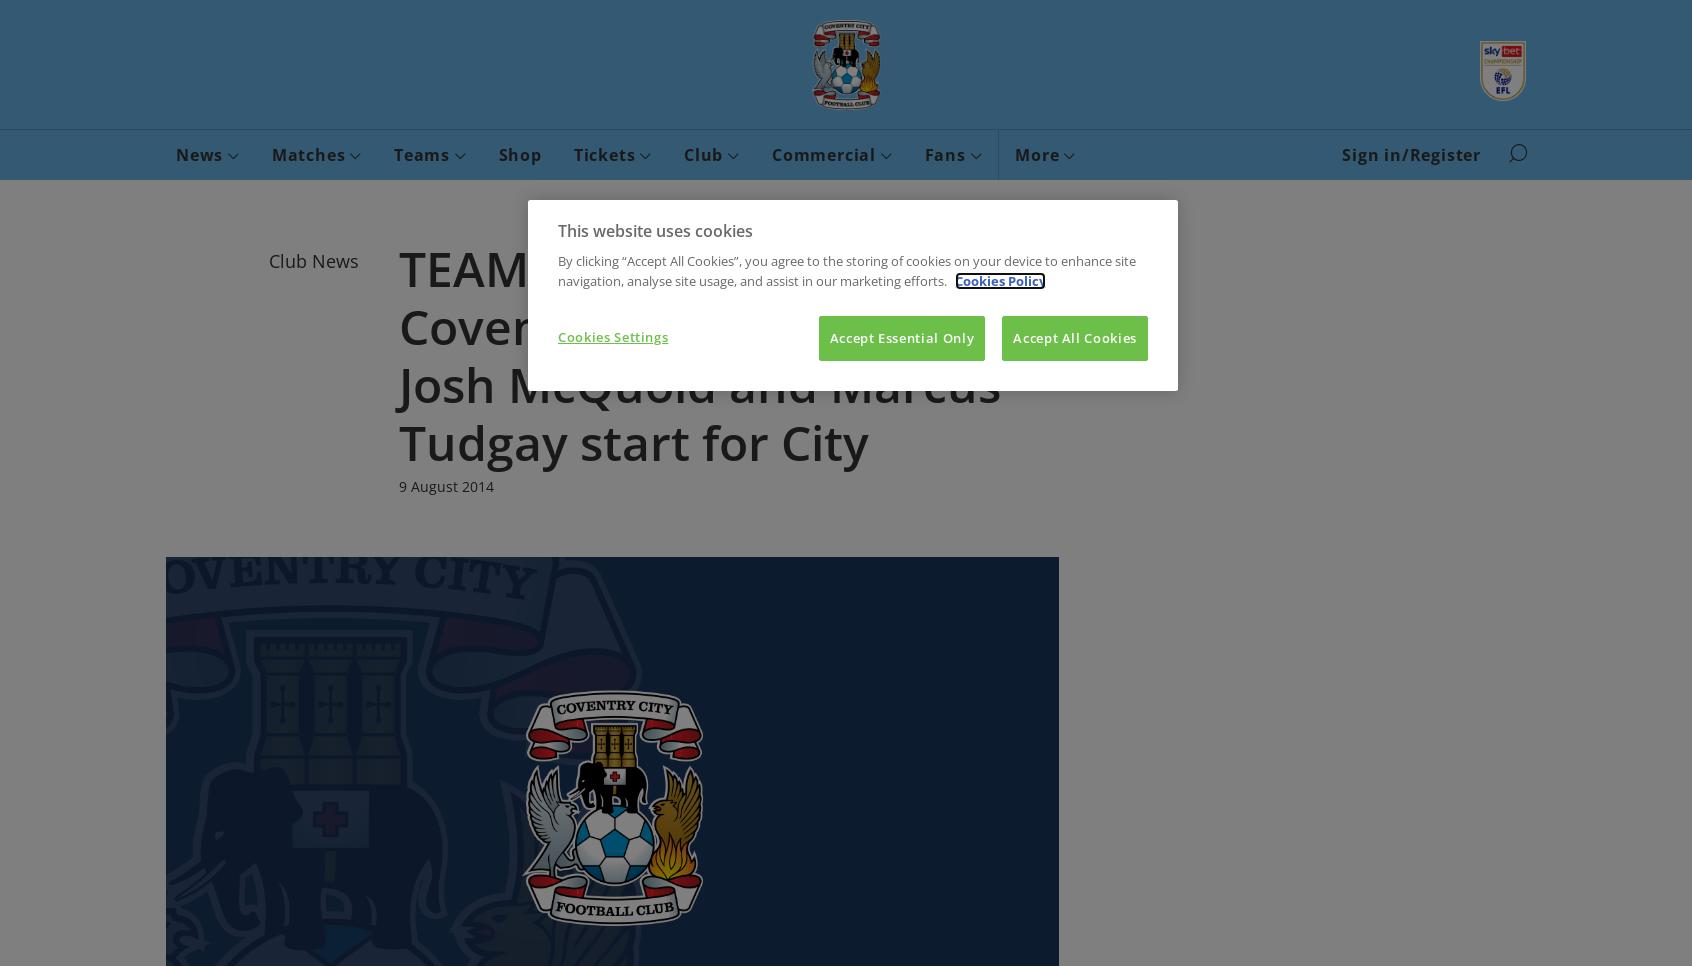  What do you see at coordinates (722, 354) in the screenshot?
I see `'TEAM NEWS: Bradford City v Coventry City - Ryan Allsop, Josh McQuoid and Marcus Tudgay start for City'` at bounding box center [722, 354].